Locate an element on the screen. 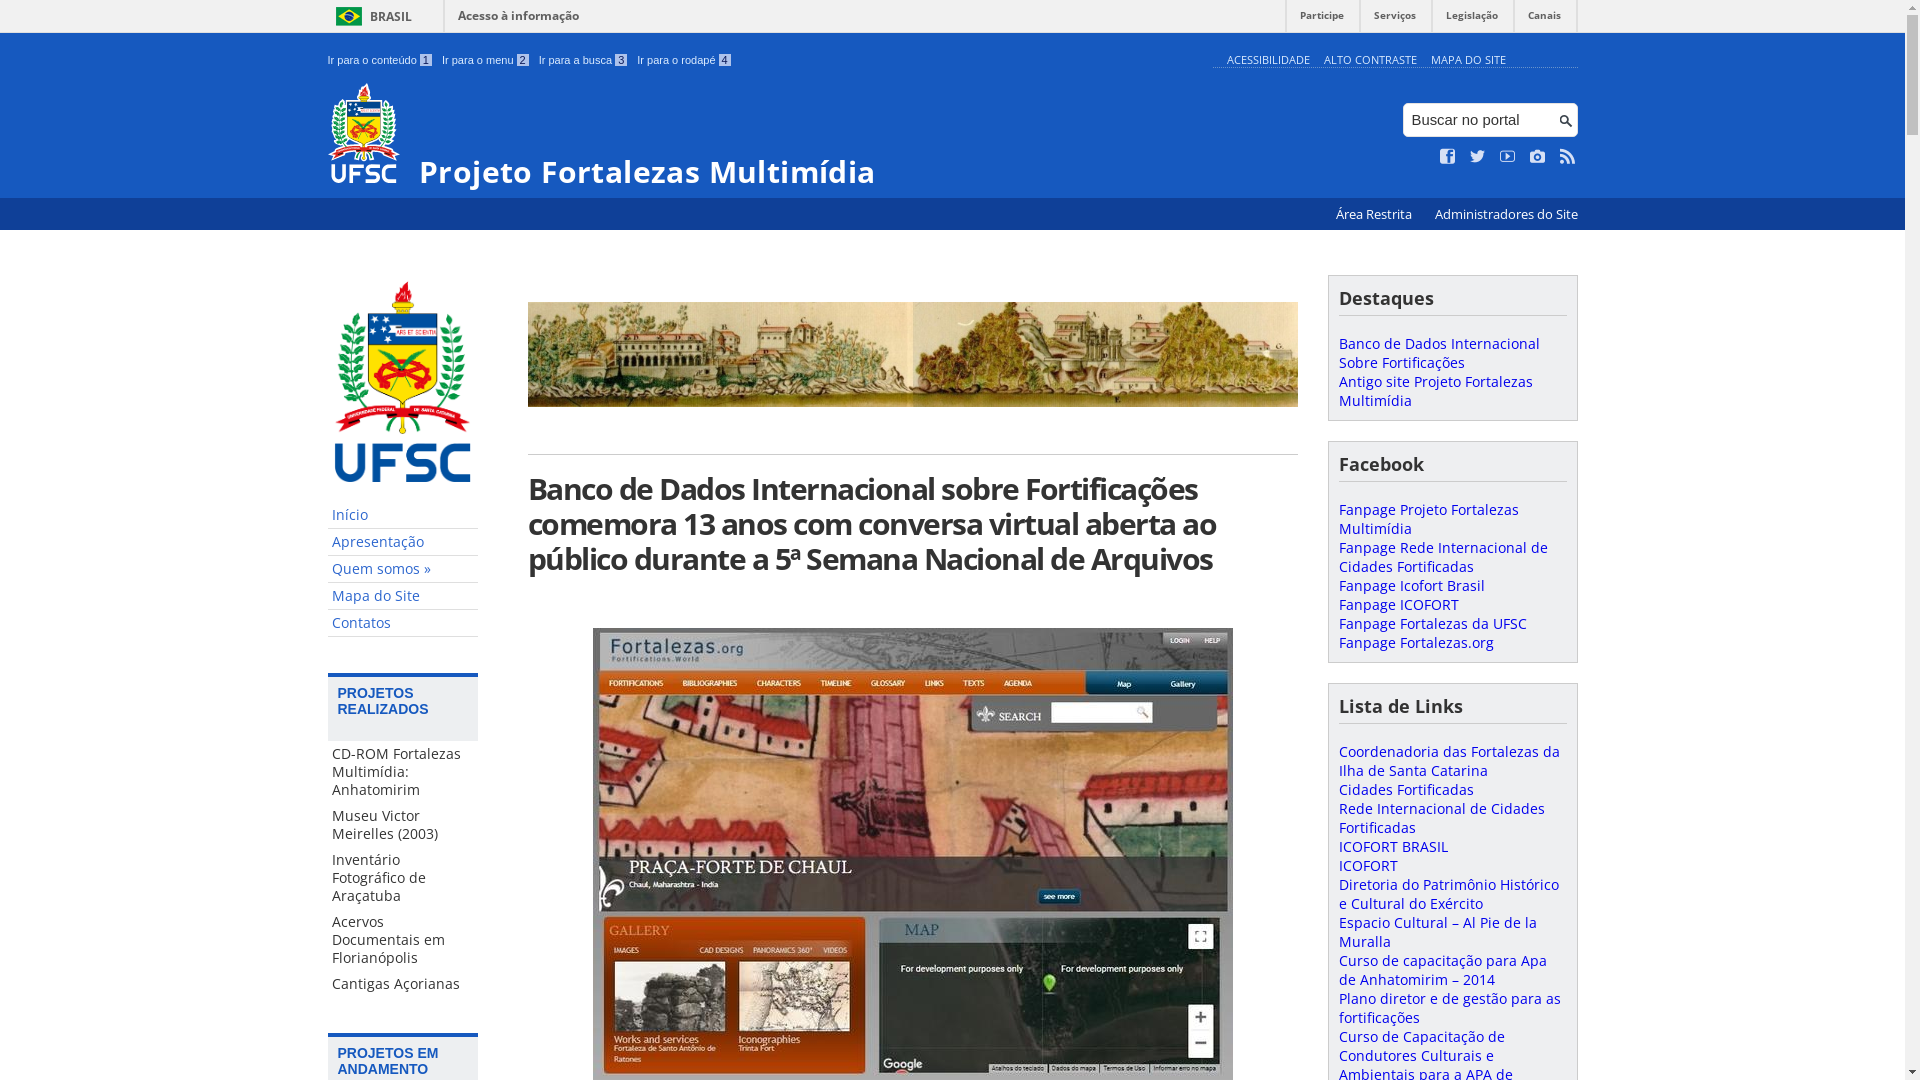 This screenshot has height=1080, width=1920. 'MAPA DO SITE' is located at coordinates (1467, 58).